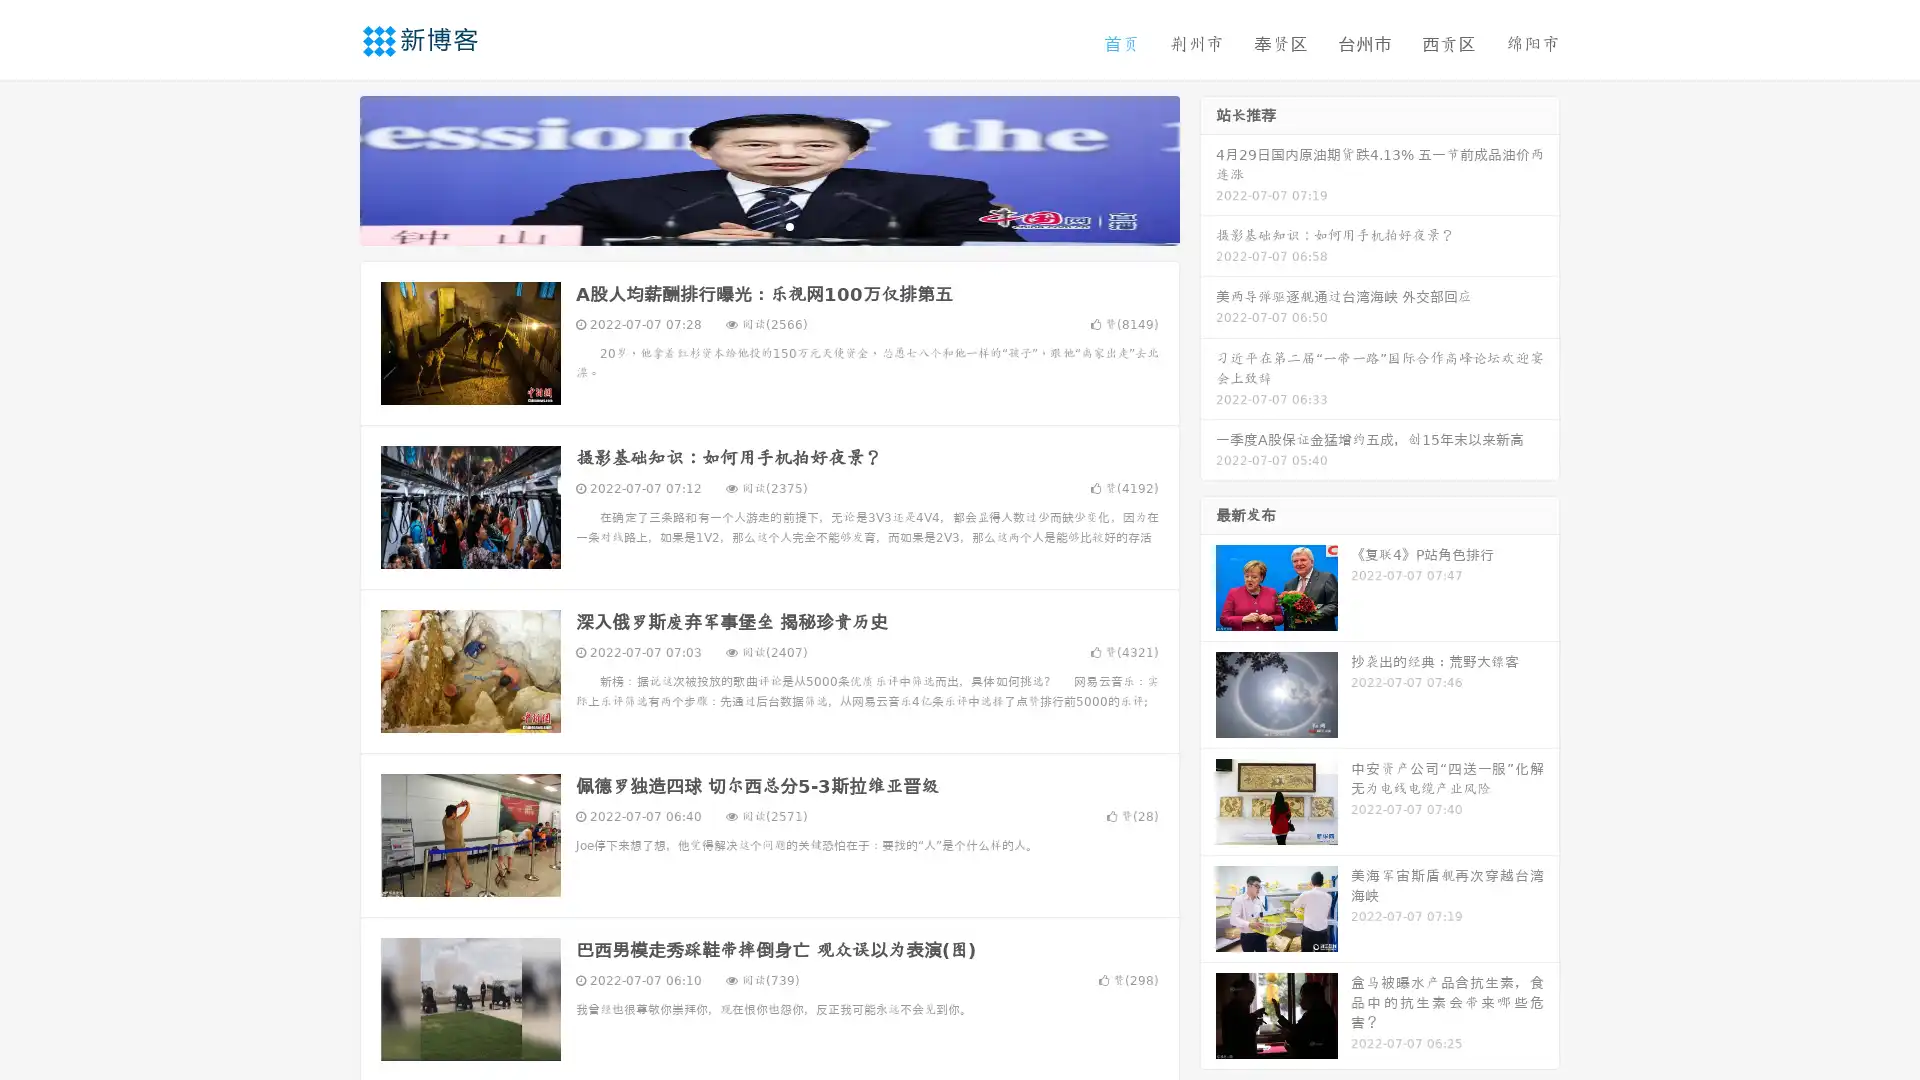 This screenshot has width=1920, height=1080. Describe the element at coordinates (768, 225) in the screenshot. I see `Go to slide 2` at that location.